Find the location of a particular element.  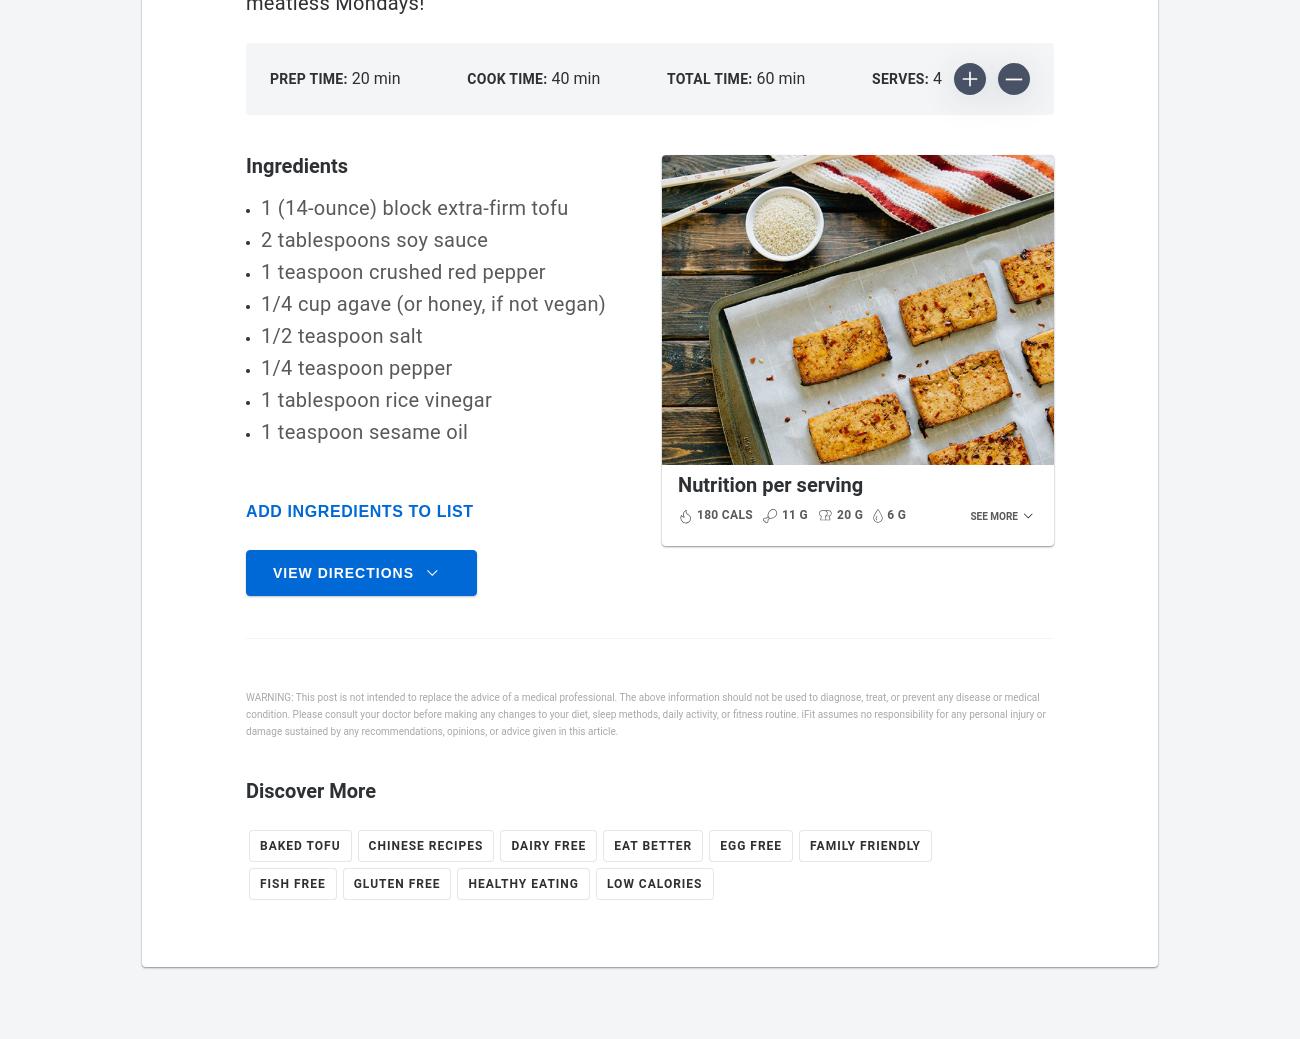

'Protein' is located at coordinates (709, 902).